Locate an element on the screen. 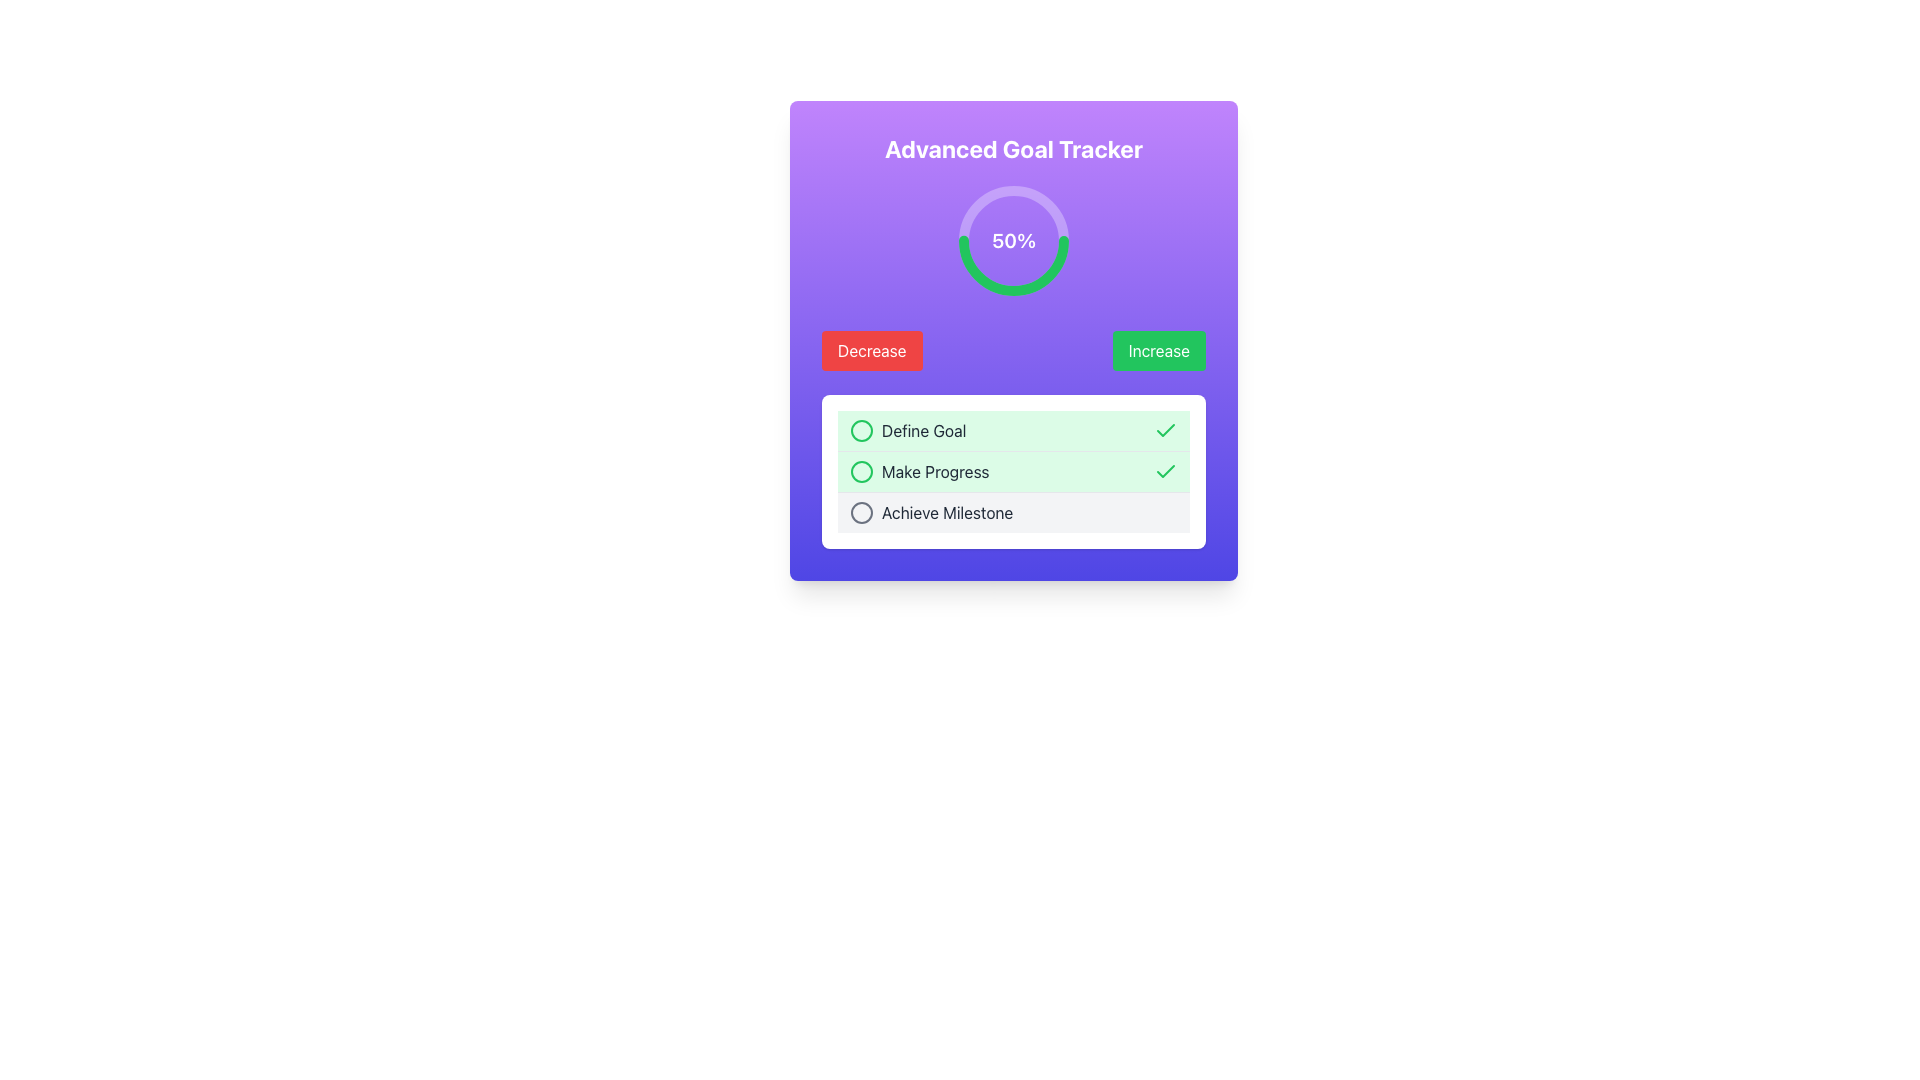 This screenshot has height=1080, width=1920. the circular progress indicator located at the top-center of the 'Advanced Goal Tracker' card, which features a partially filled green arc and a transparent background is located at coordinates (1013, 239).